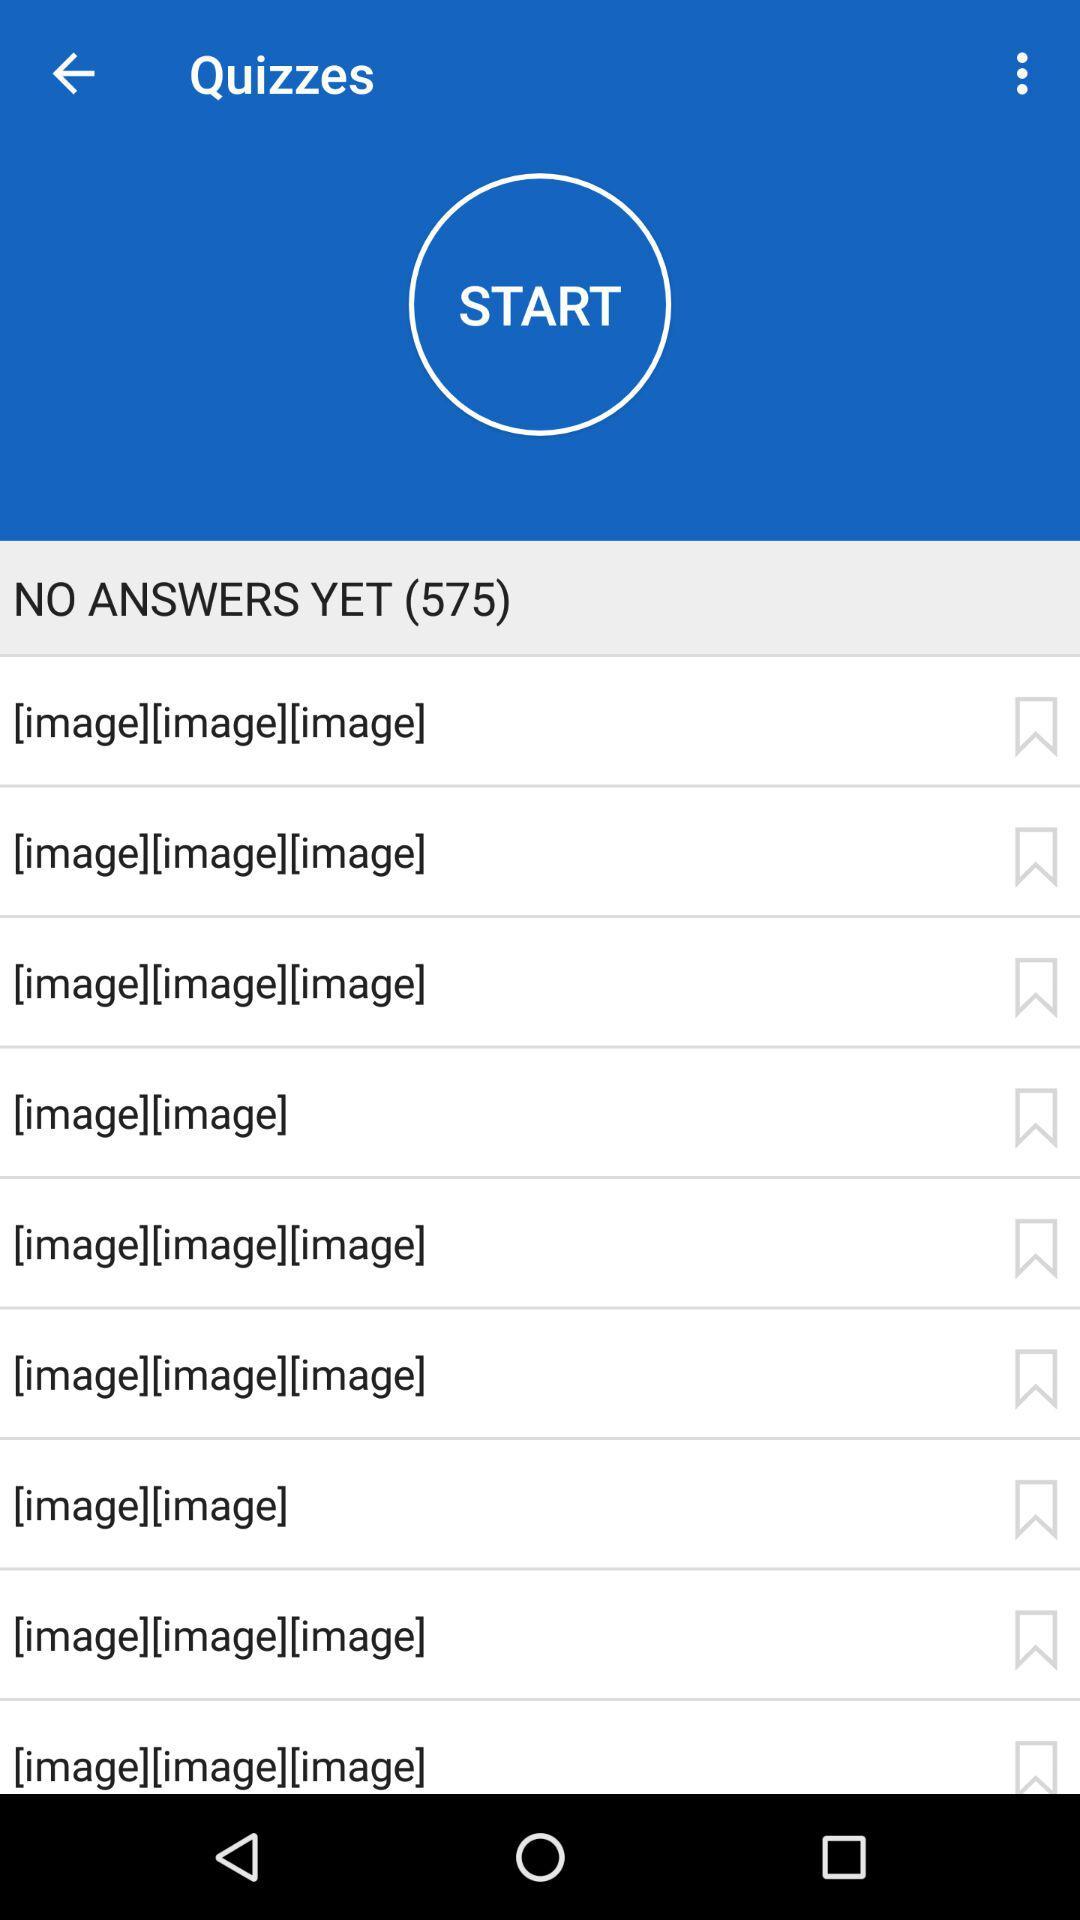  What do you see at coordinates (1035, 1378) in the screenshot?
I see `tag title` at bounding box center [1035, 1378].